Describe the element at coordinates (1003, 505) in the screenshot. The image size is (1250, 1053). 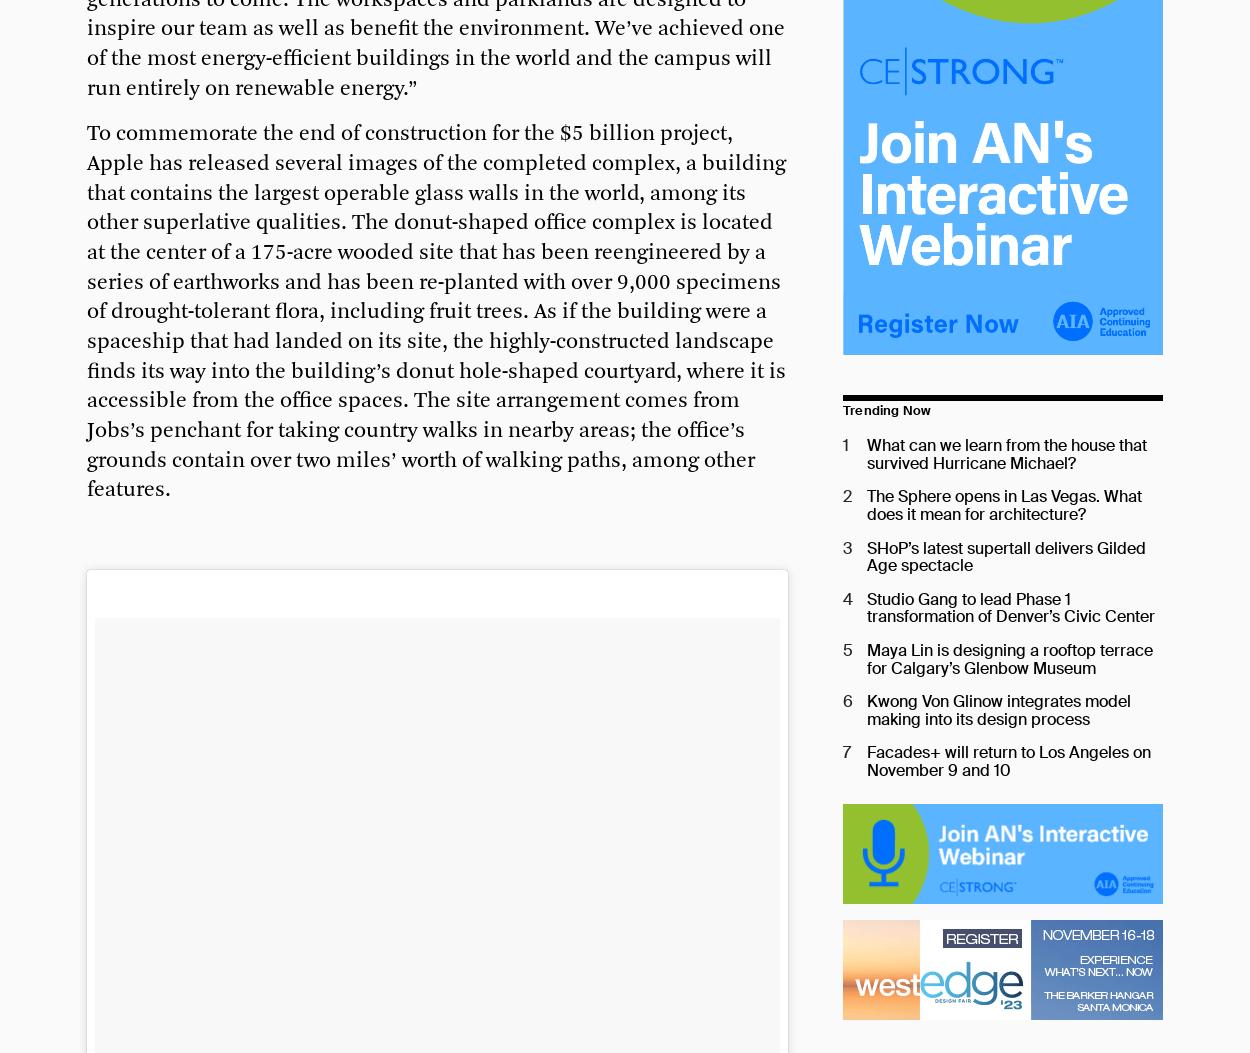
I see `'The Sphere opens in Las Vegas. What does it mean for architecture?'` at that location.